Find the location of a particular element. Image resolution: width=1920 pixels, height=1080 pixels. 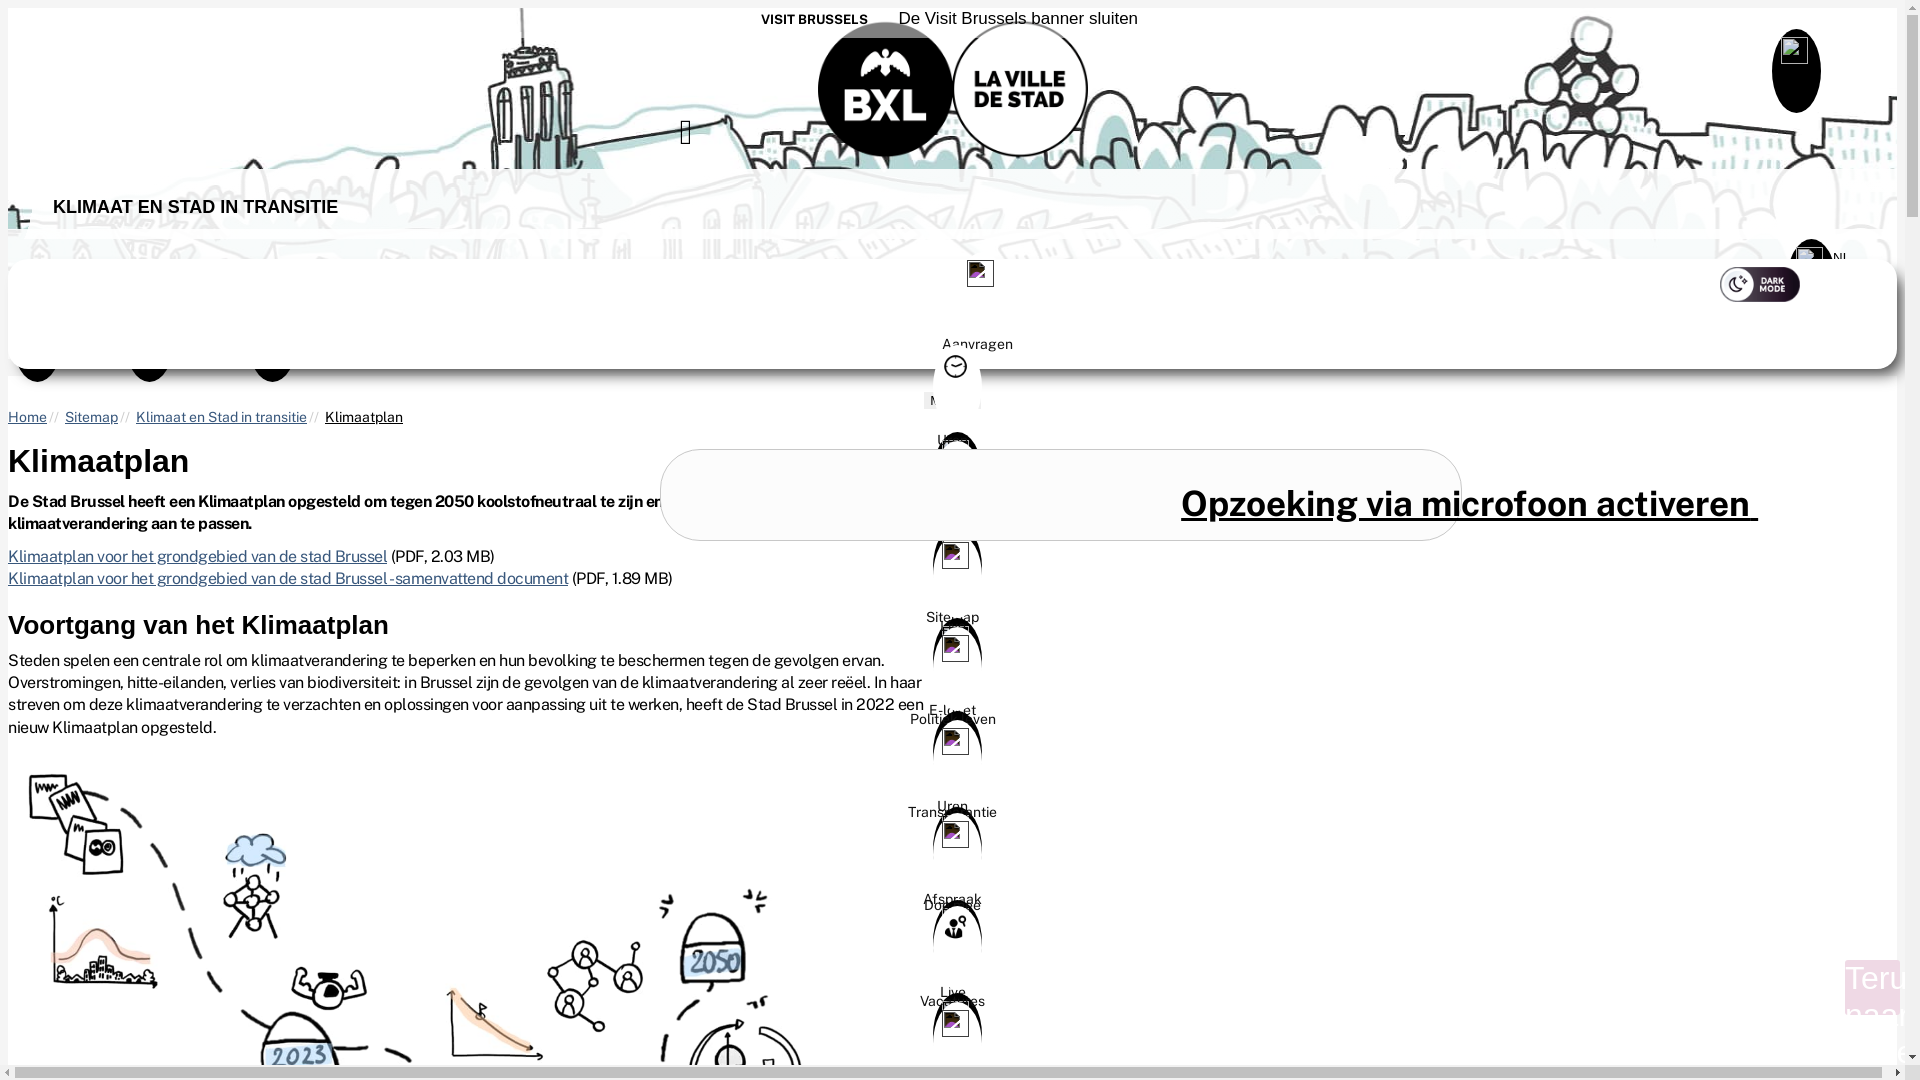

'Klimaatplan' is located at coordinates (364, 415).